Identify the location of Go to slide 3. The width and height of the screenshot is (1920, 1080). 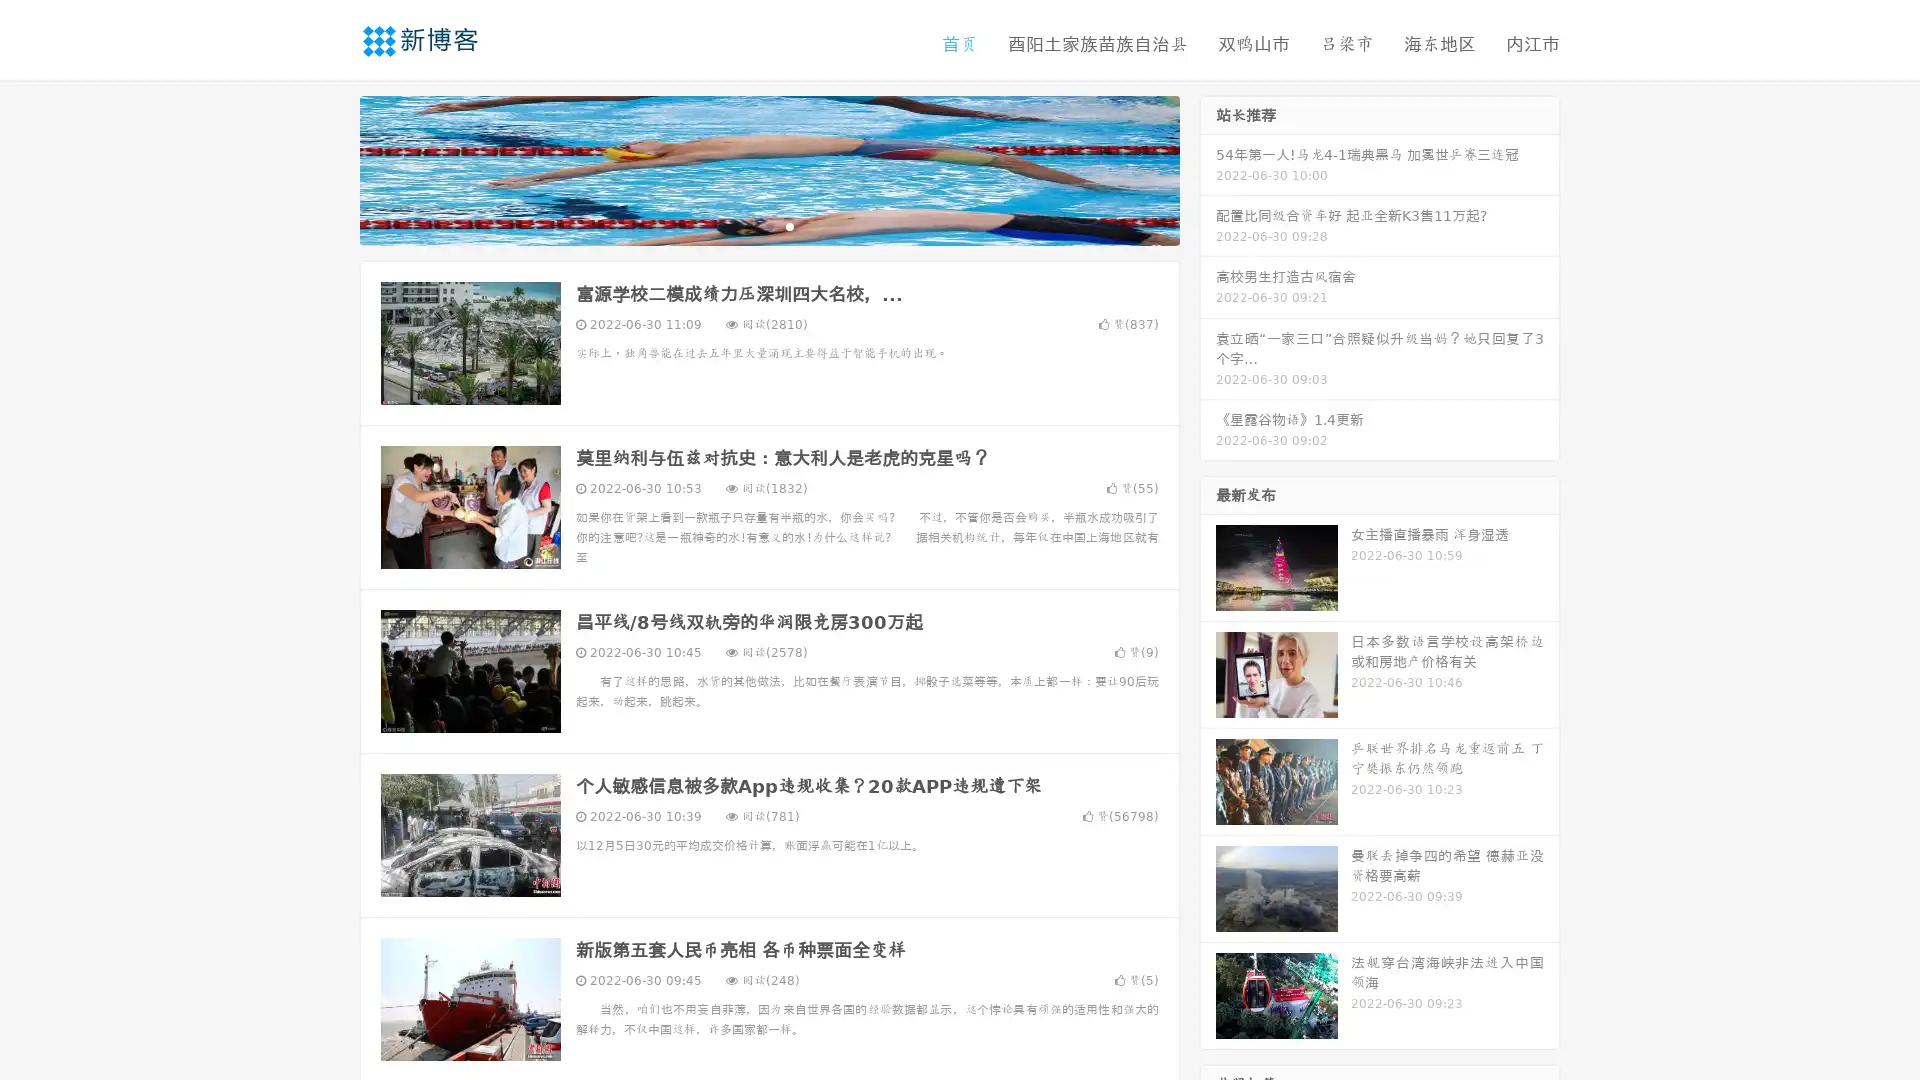
(789, 225).